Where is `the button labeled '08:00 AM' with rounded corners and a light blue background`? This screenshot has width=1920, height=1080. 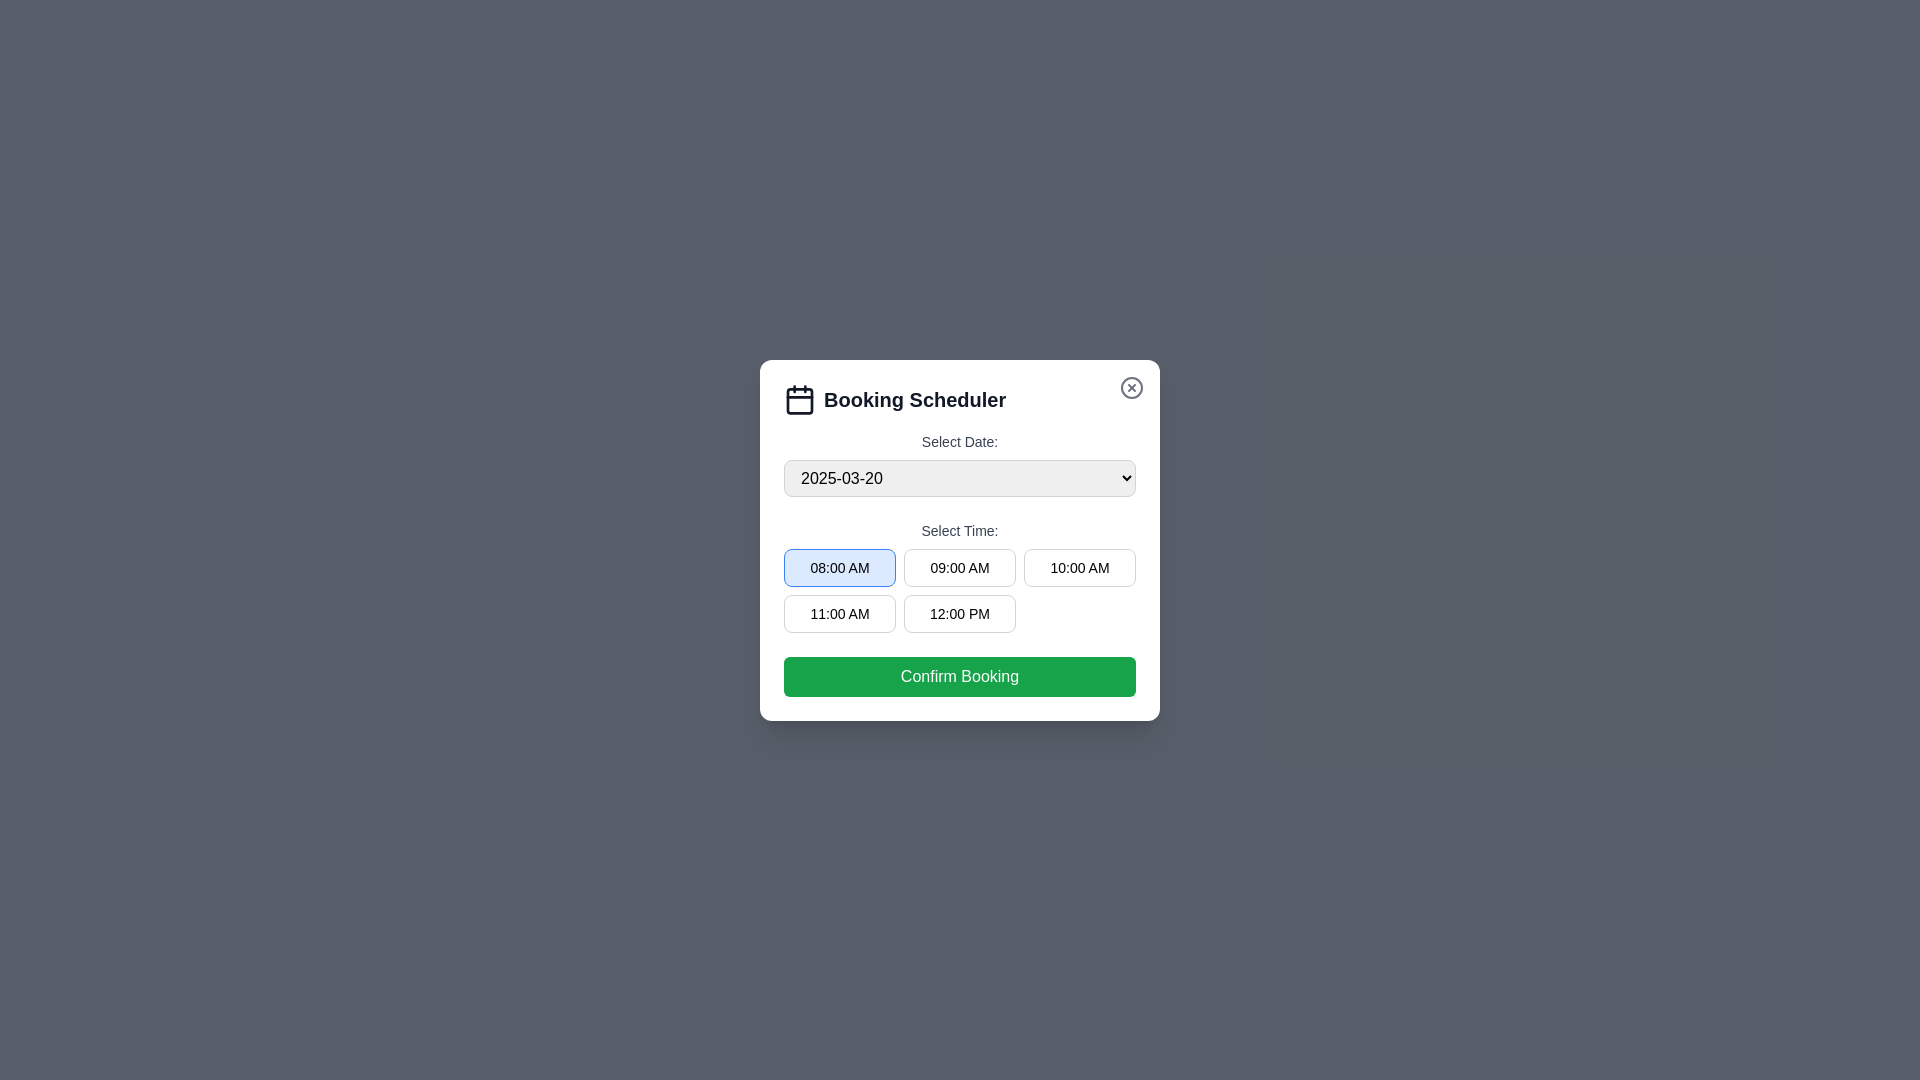 the button labeled '08:00 AM' with rounded corners and a light blue background is located at coordinates (840, 567).